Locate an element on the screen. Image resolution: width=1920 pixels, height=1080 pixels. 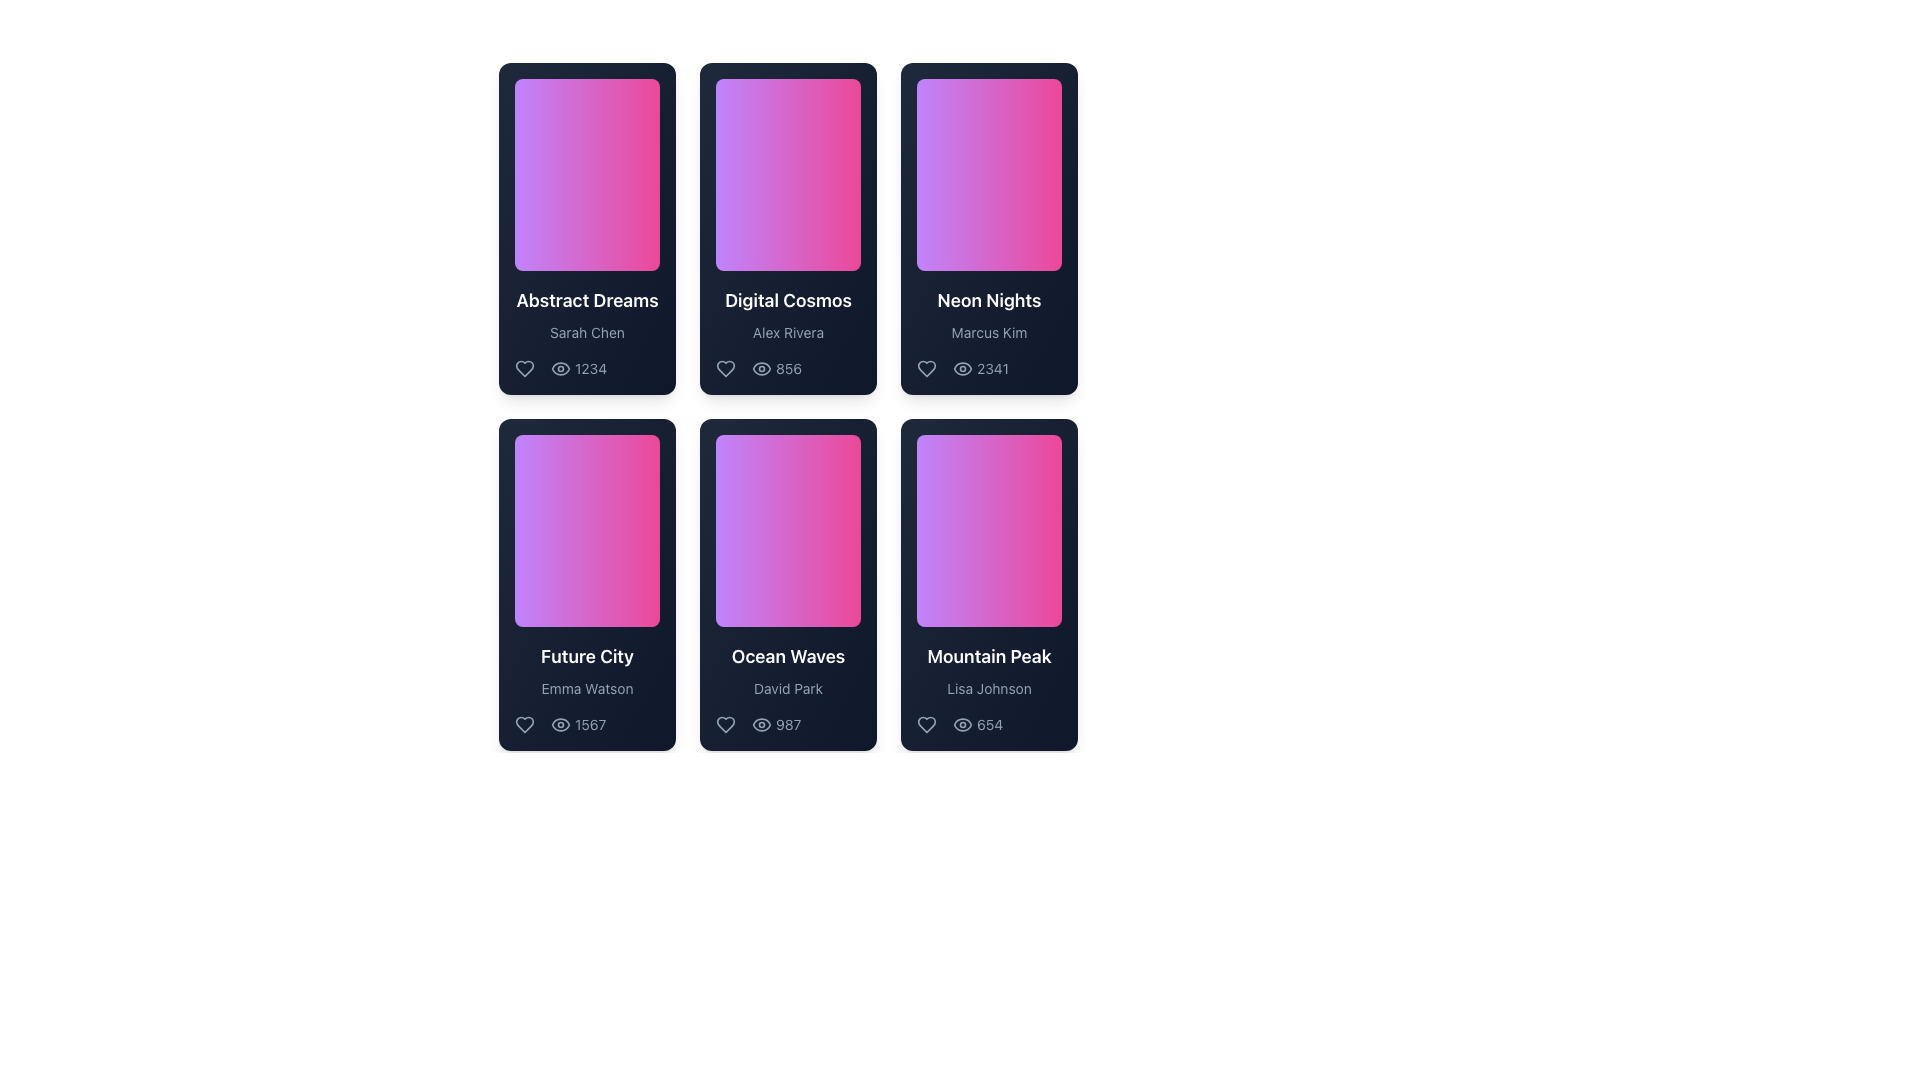
the static text element displaying the numeric value '856', which is styled in light color on a dark background and located next to an eye icon within the 'Digital Cosmos' card is located at coordinates (757, 369).